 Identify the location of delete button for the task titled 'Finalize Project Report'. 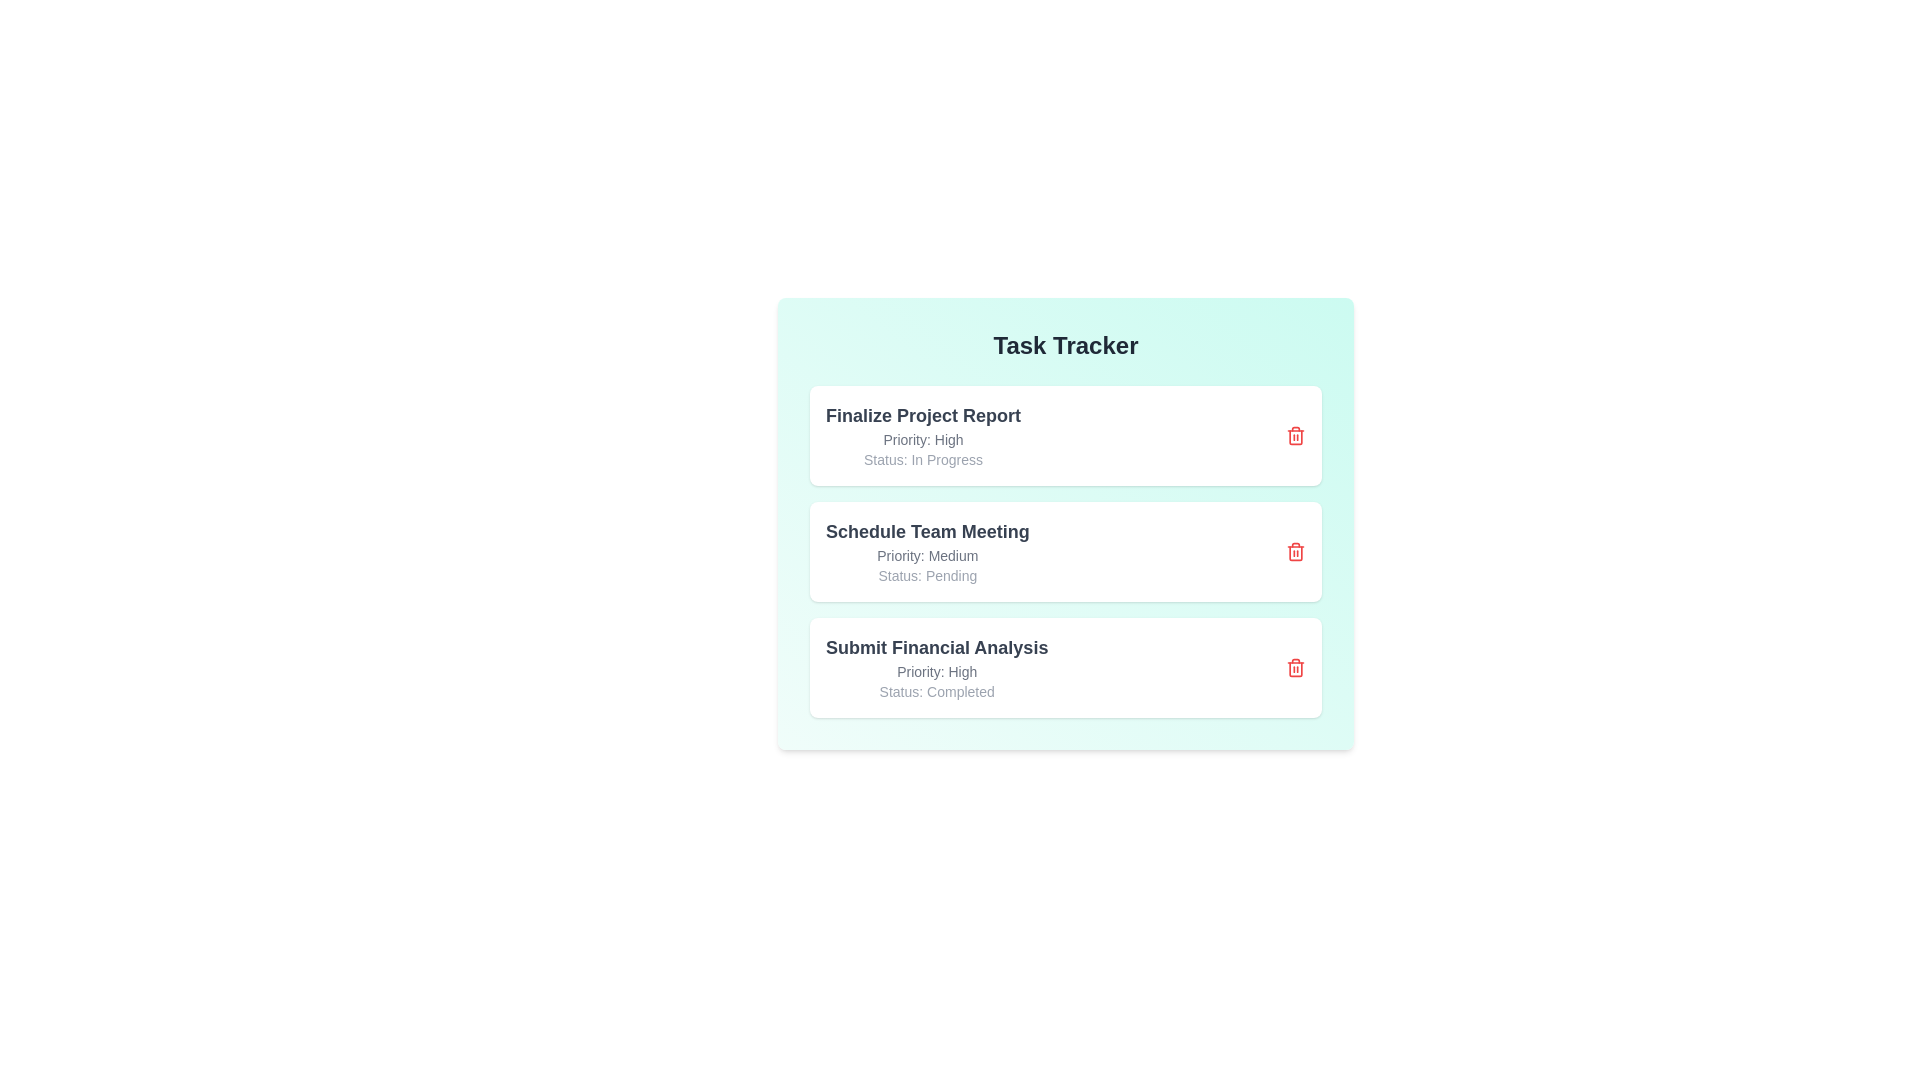
(1296, 434).